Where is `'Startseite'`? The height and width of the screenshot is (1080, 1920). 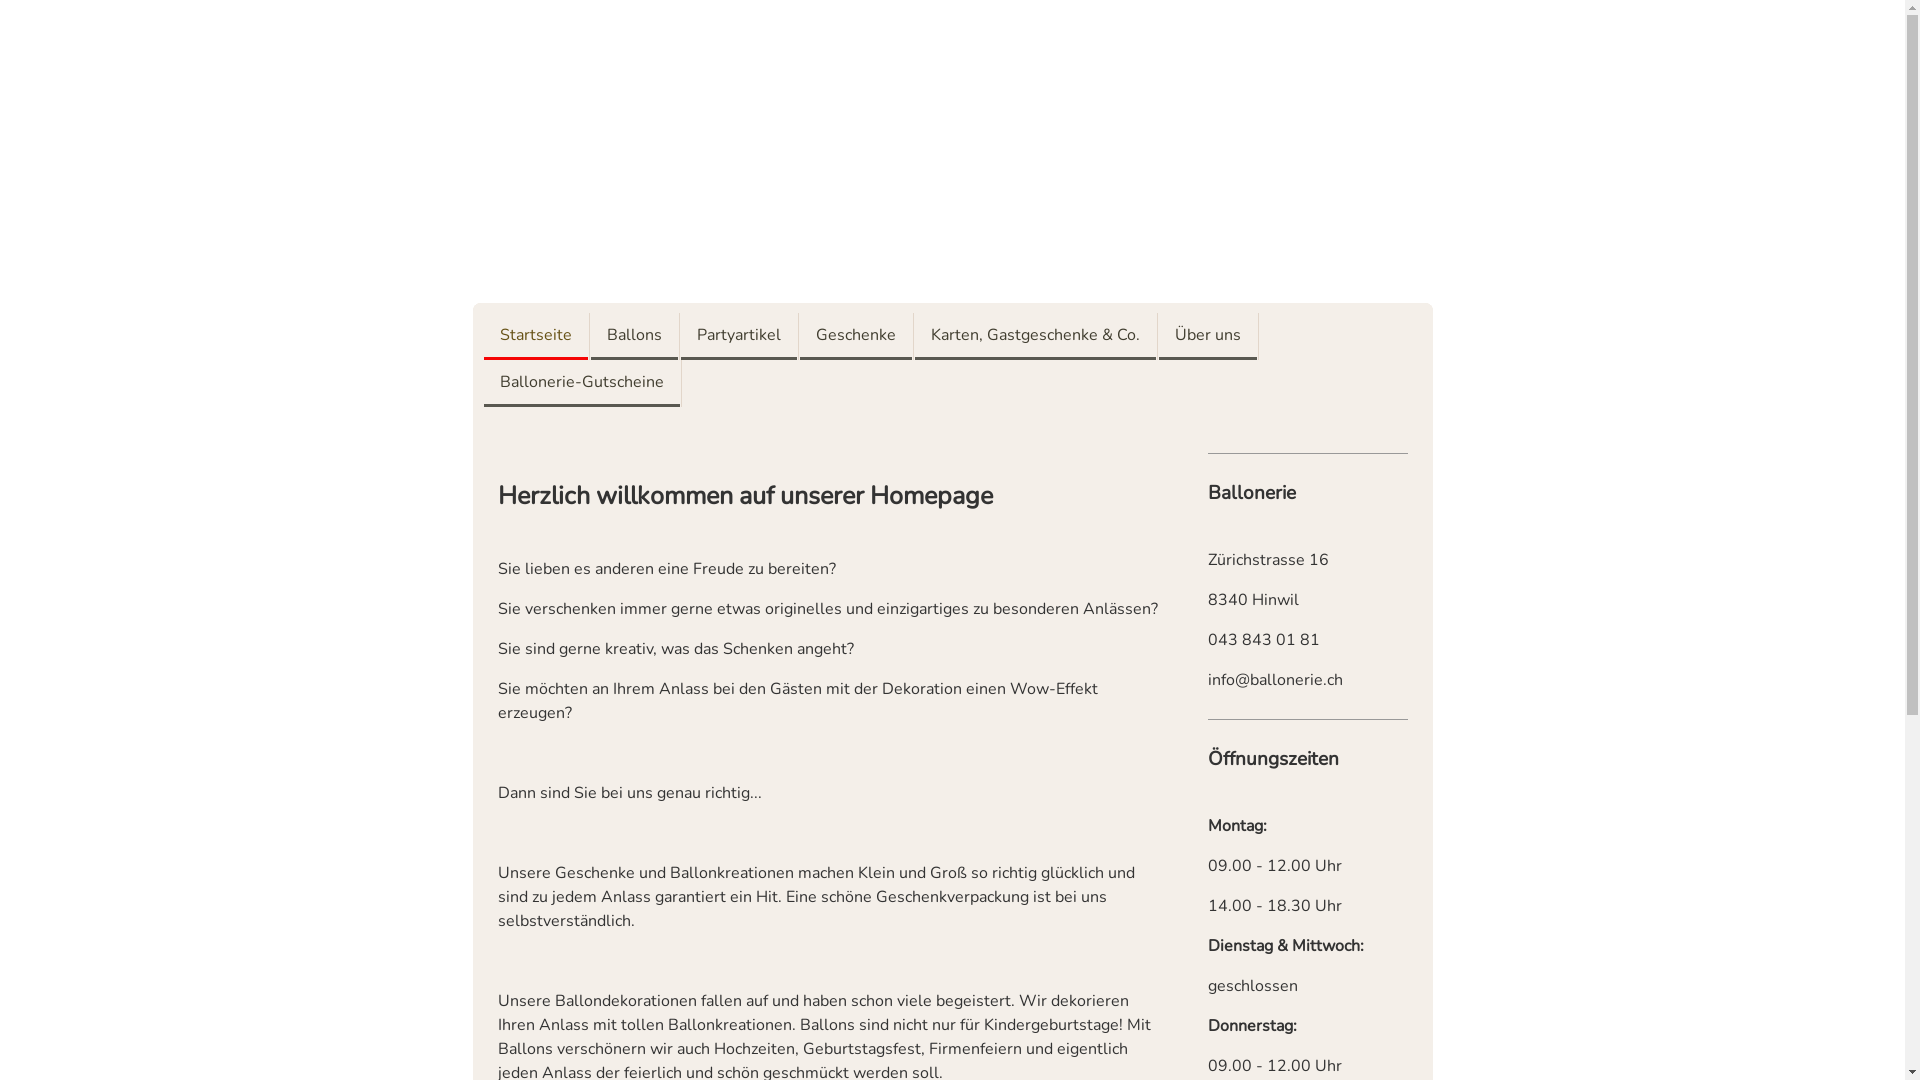
'Startseite' is located at coordinates (536, 335).